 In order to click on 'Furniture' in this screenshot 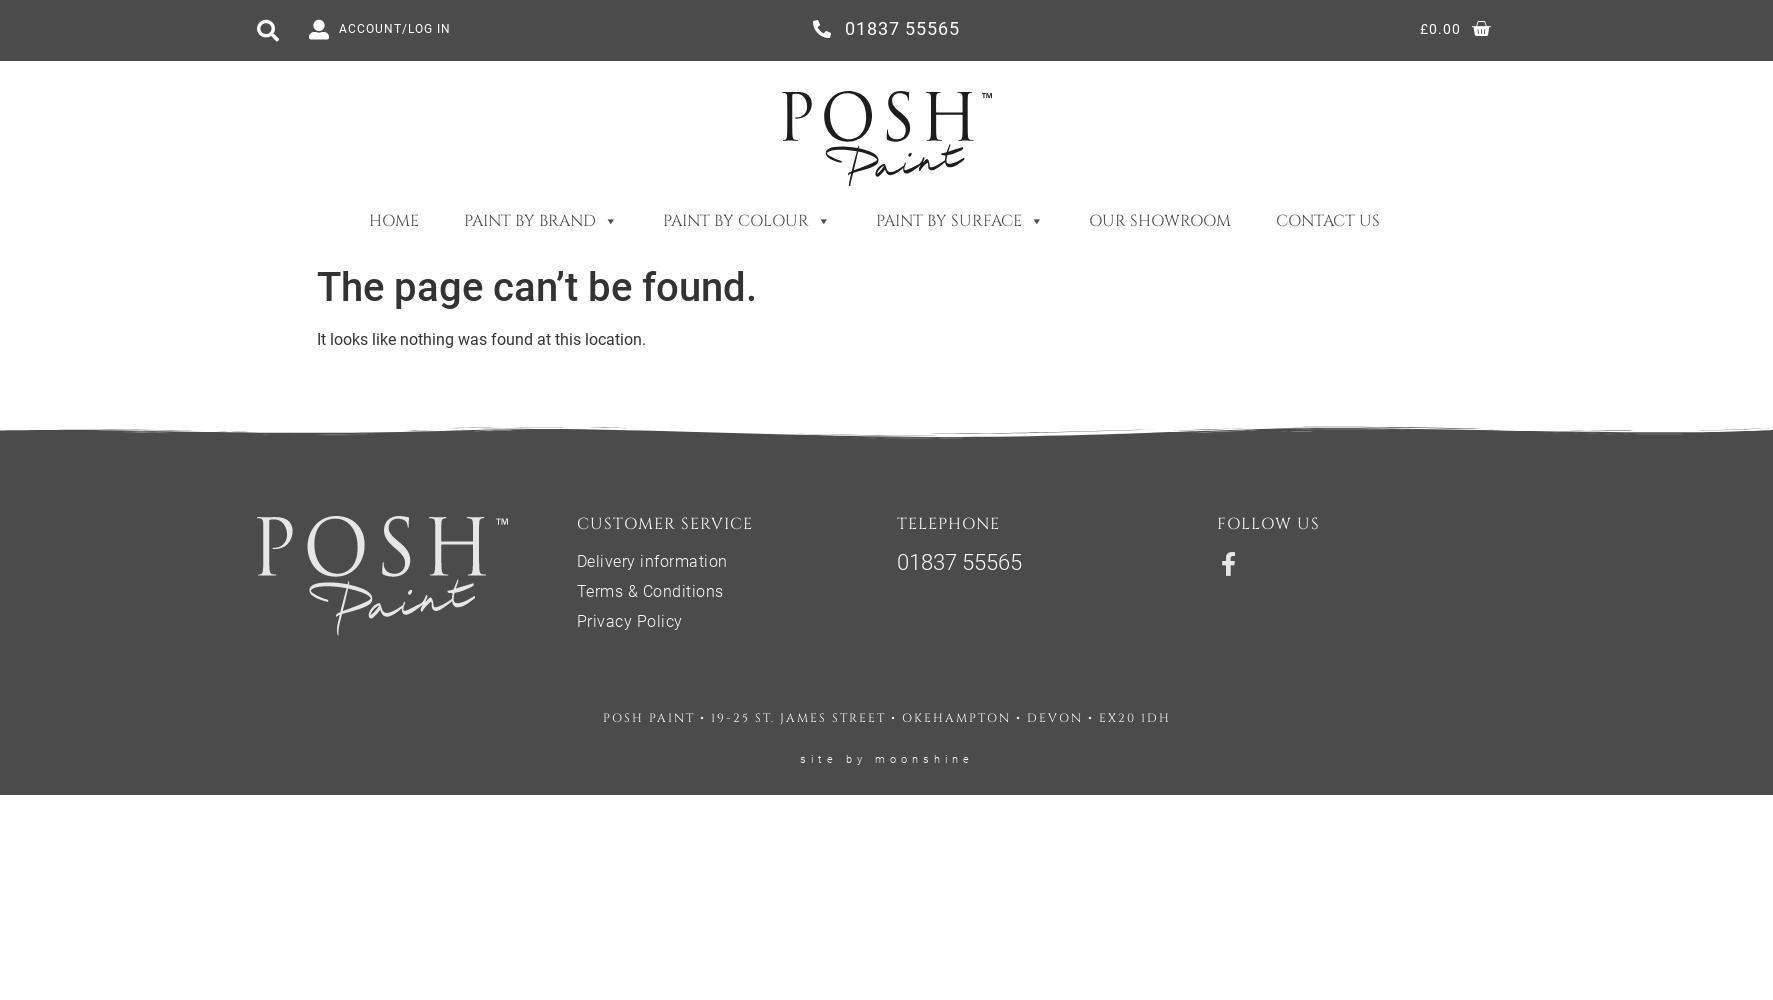, I will do `click(1318, 289)`.